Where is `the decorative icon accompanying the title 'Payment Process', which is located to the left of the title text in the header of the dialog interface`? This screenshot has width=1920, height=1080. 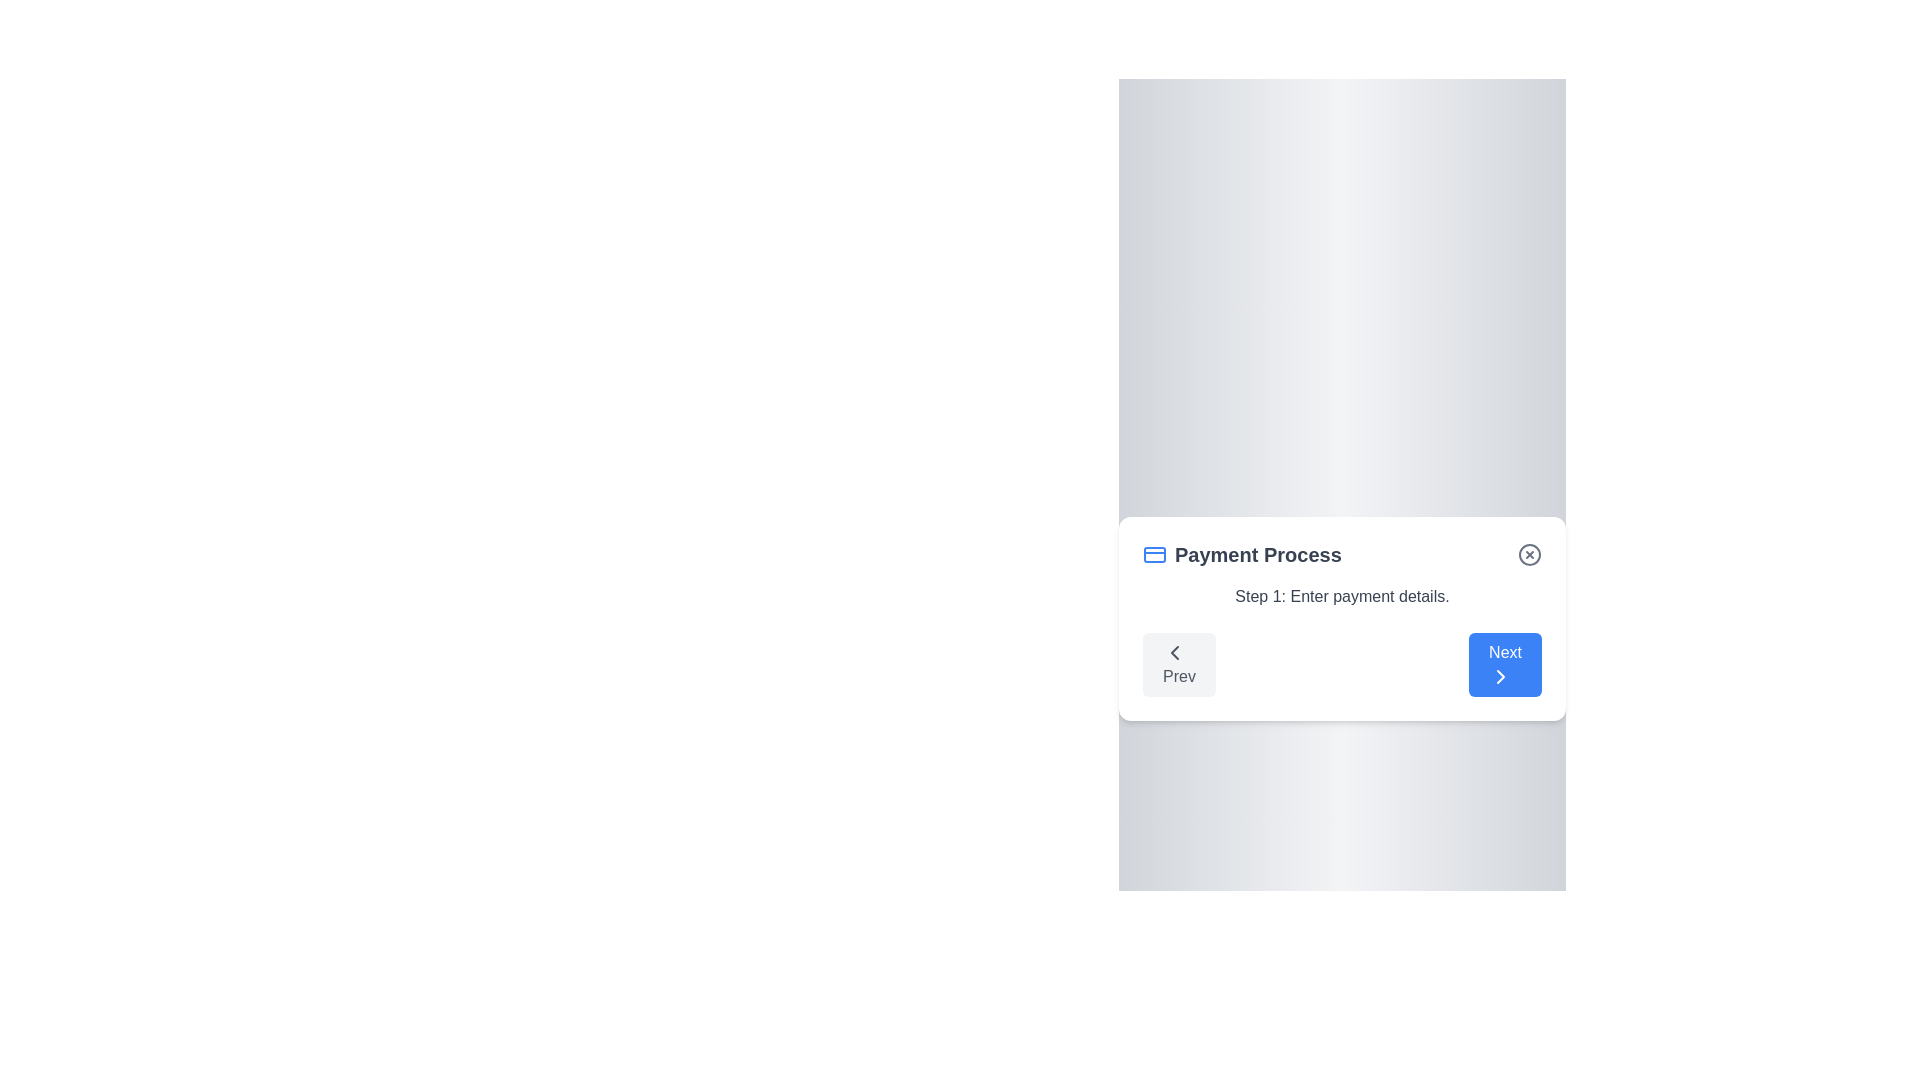 the decorative icon accompanying the title 'Payment Process', which is located to the left of the title text in the header of the dialog interface is located at coordinates (1155, 555).